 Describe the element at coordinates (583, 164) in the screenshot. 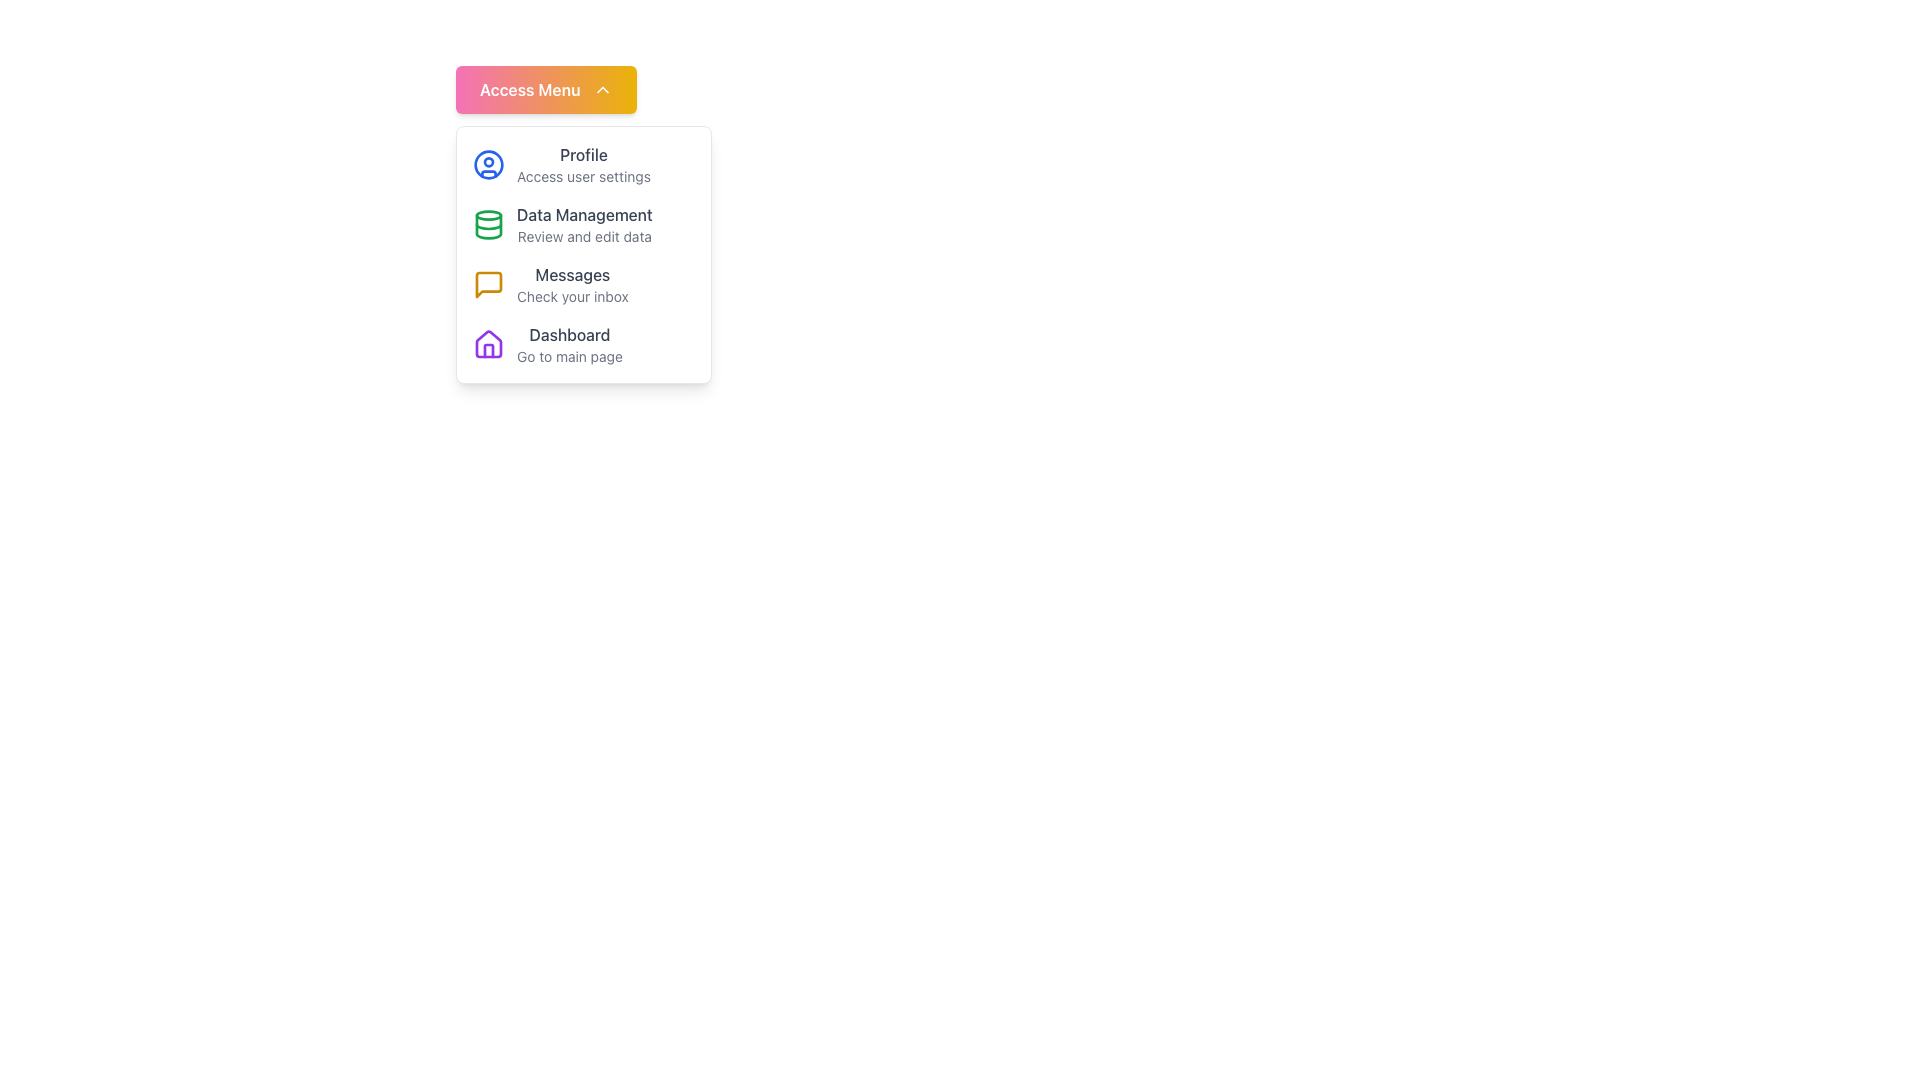

I see `the 'Profile' menu option entry, which features a blue user circle icon and the text 'Profile' in bold` at that location.